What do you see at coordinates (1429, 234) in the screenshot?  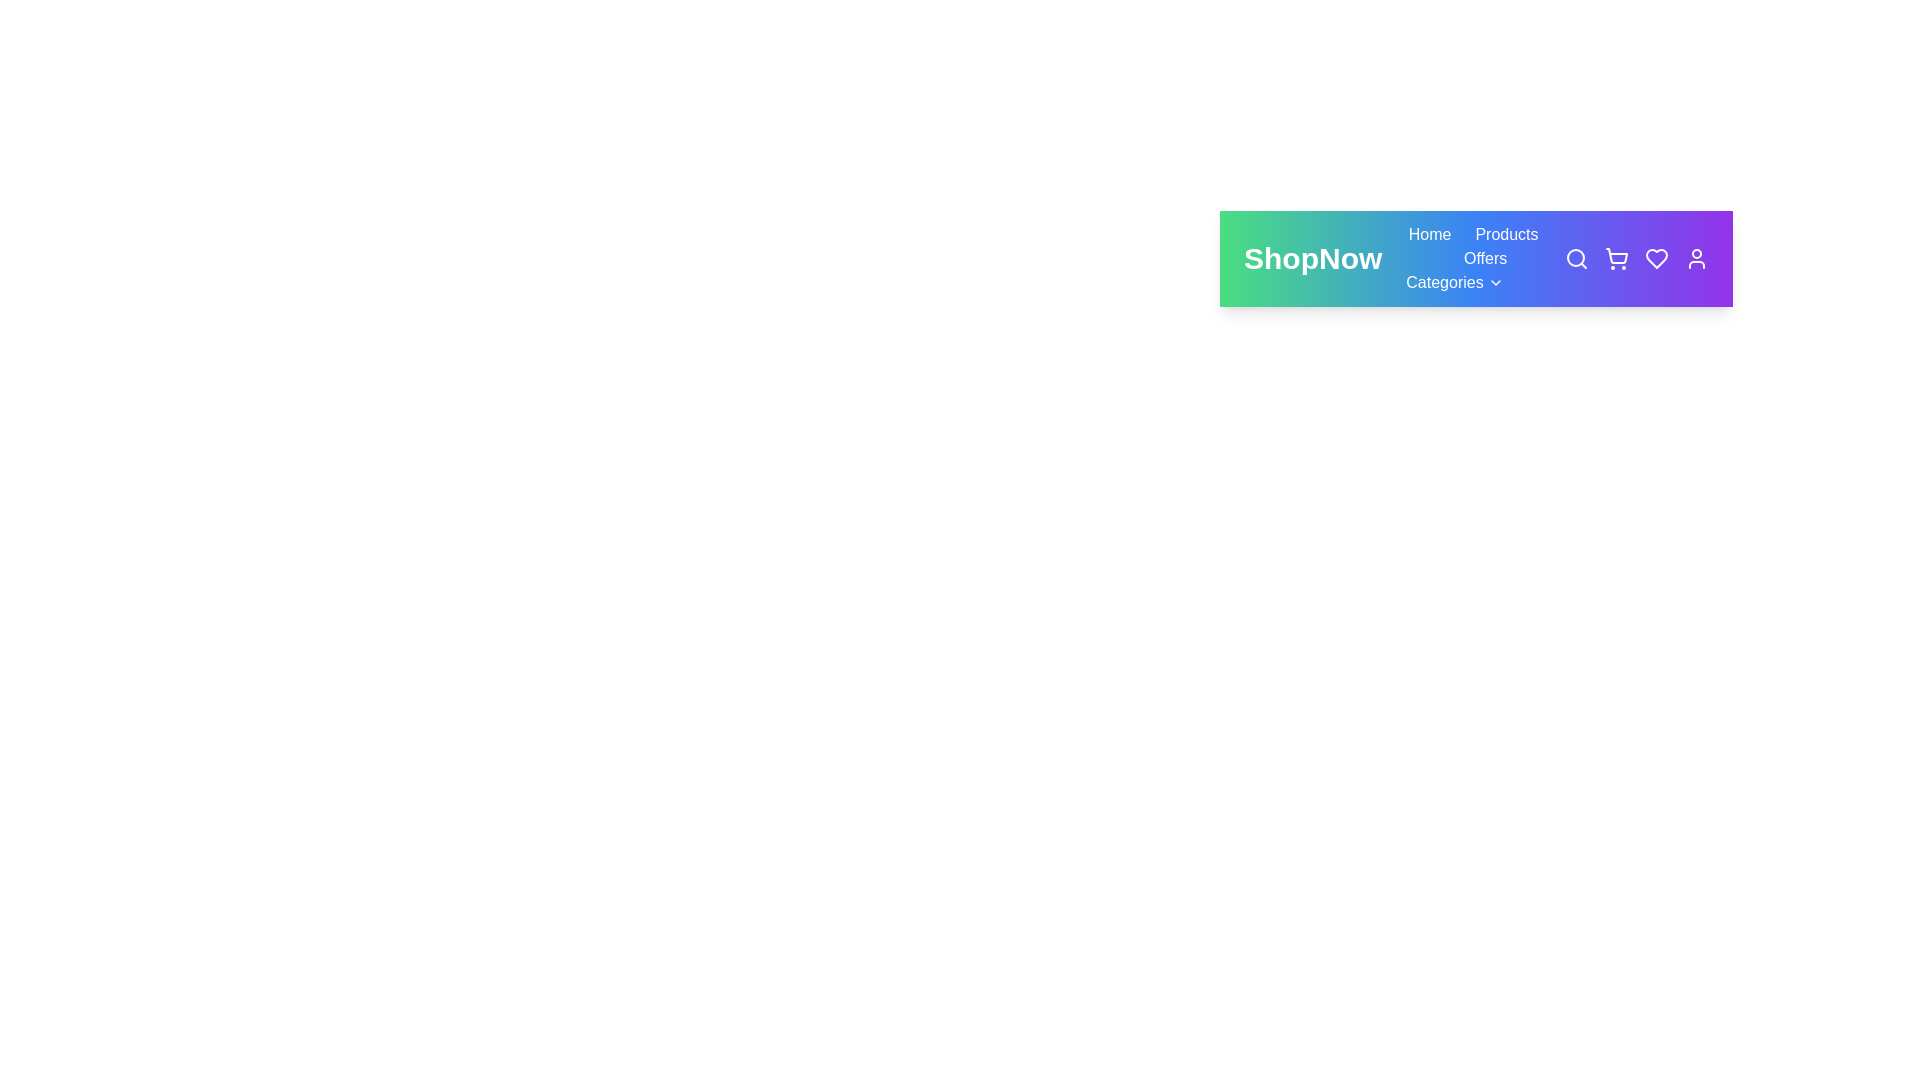 I see `the Home navigation button to navigate to the respective section` at bounding box center [1429, 234].